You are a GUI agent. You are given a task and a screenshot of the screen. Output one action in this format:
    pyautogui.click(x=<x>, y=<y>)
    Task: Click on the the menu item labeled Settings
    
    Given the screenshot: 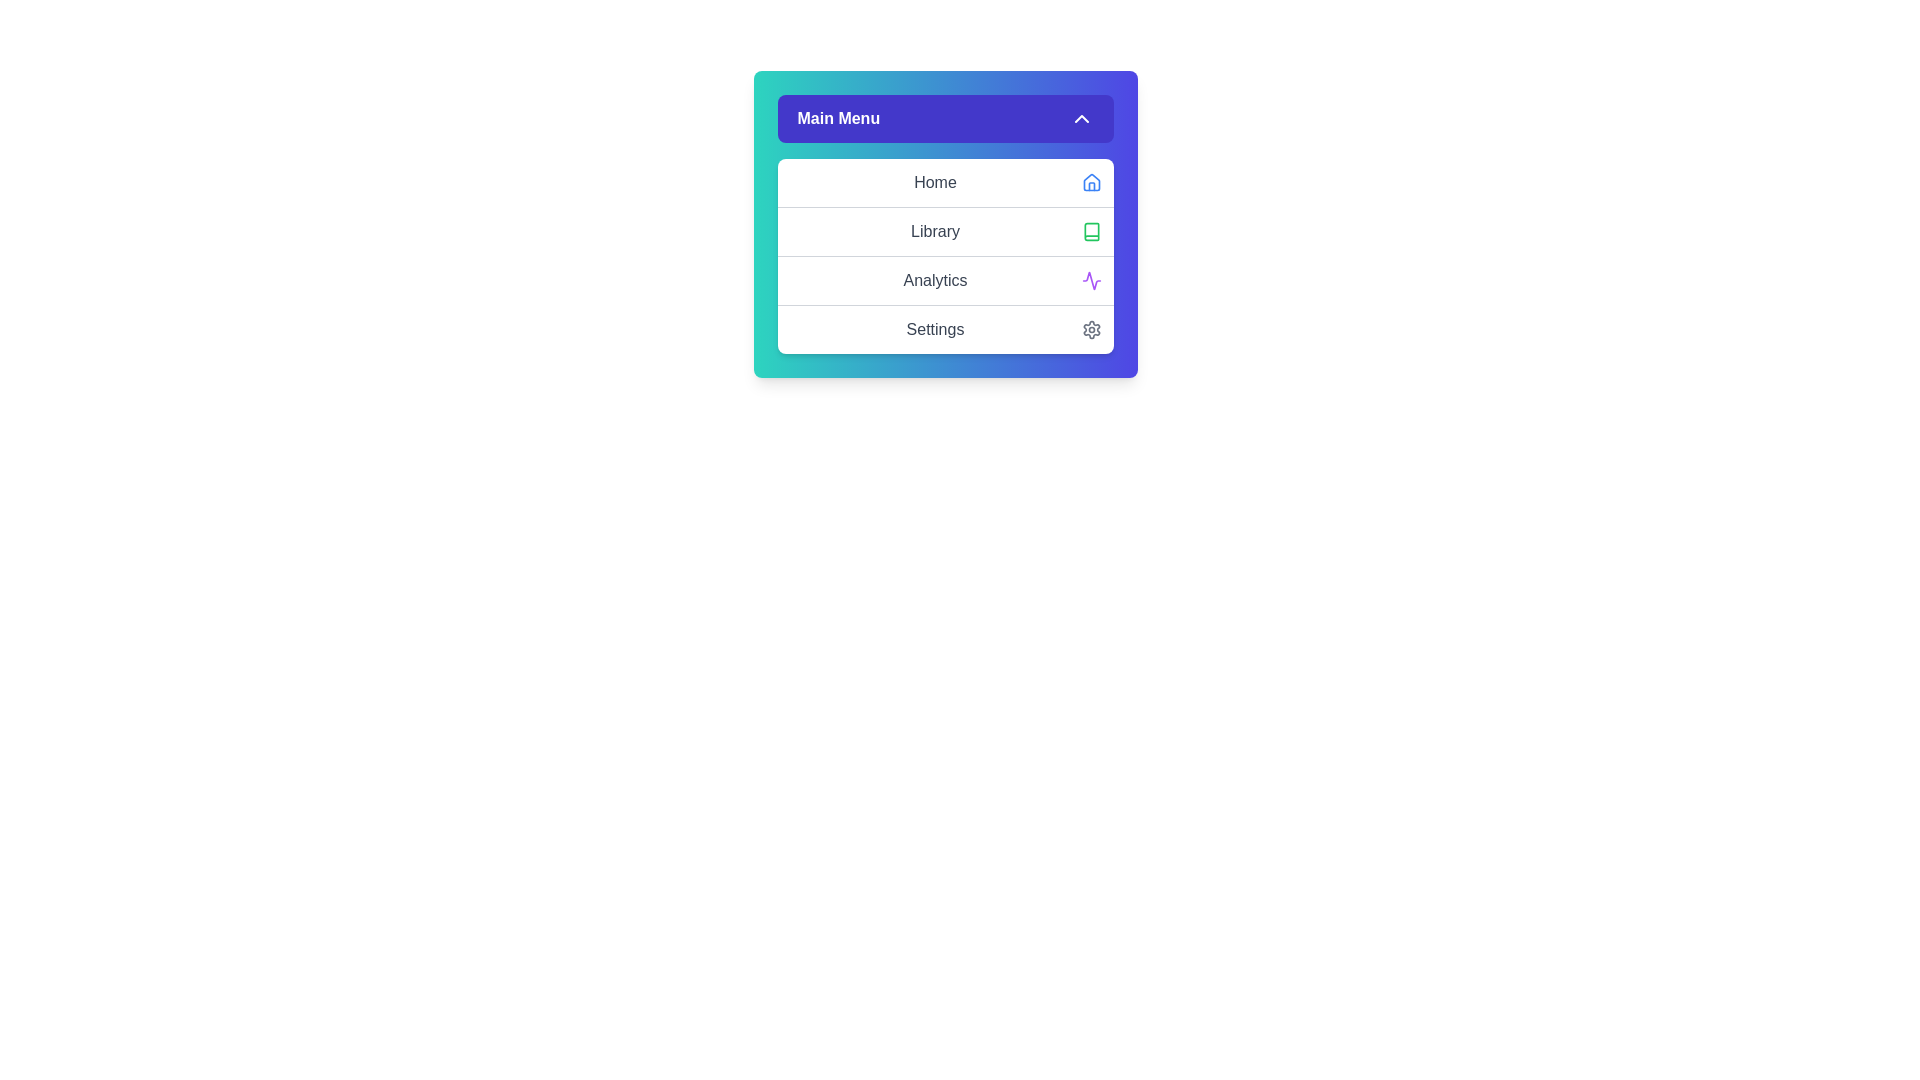 What is the action you would take?
    pyautogui.click(x=944, y=328)
    